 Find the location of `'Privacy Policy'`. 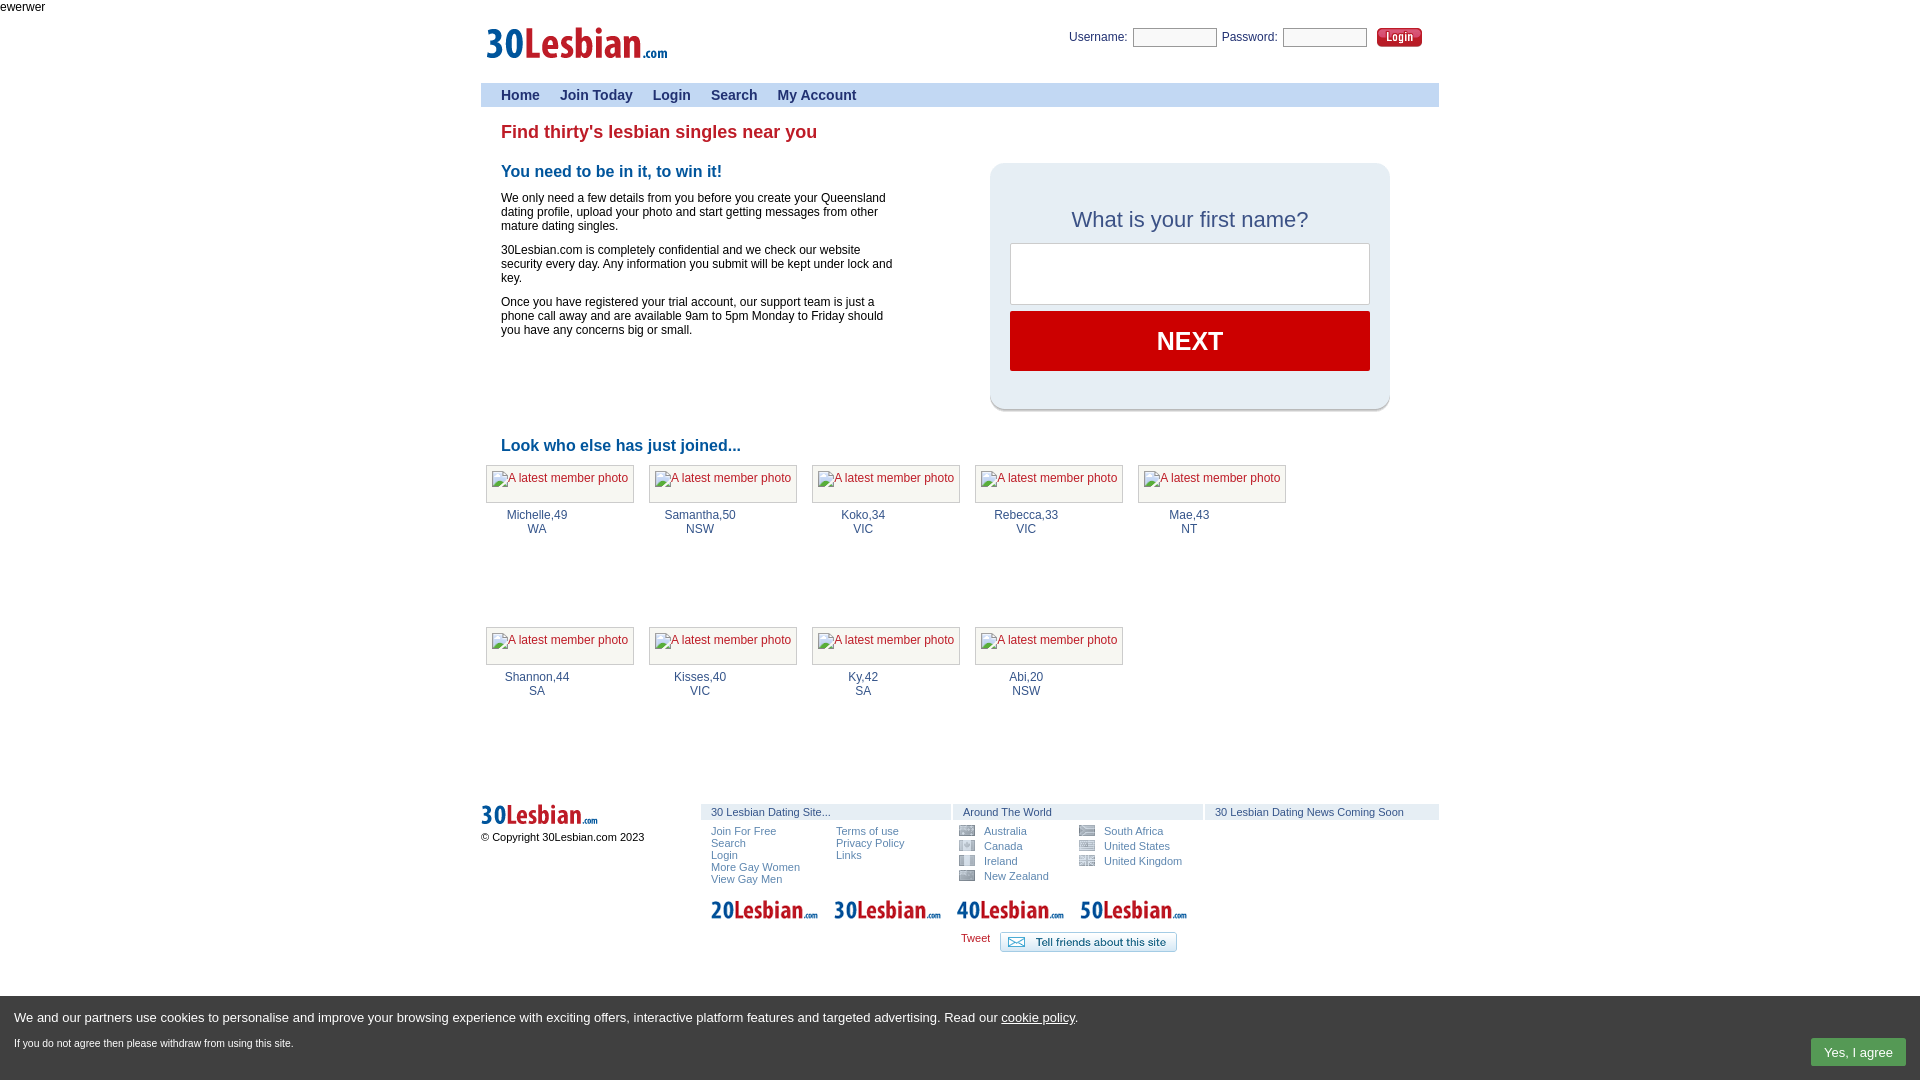

'Privacy Policy' is located at coordinates (869, 843).